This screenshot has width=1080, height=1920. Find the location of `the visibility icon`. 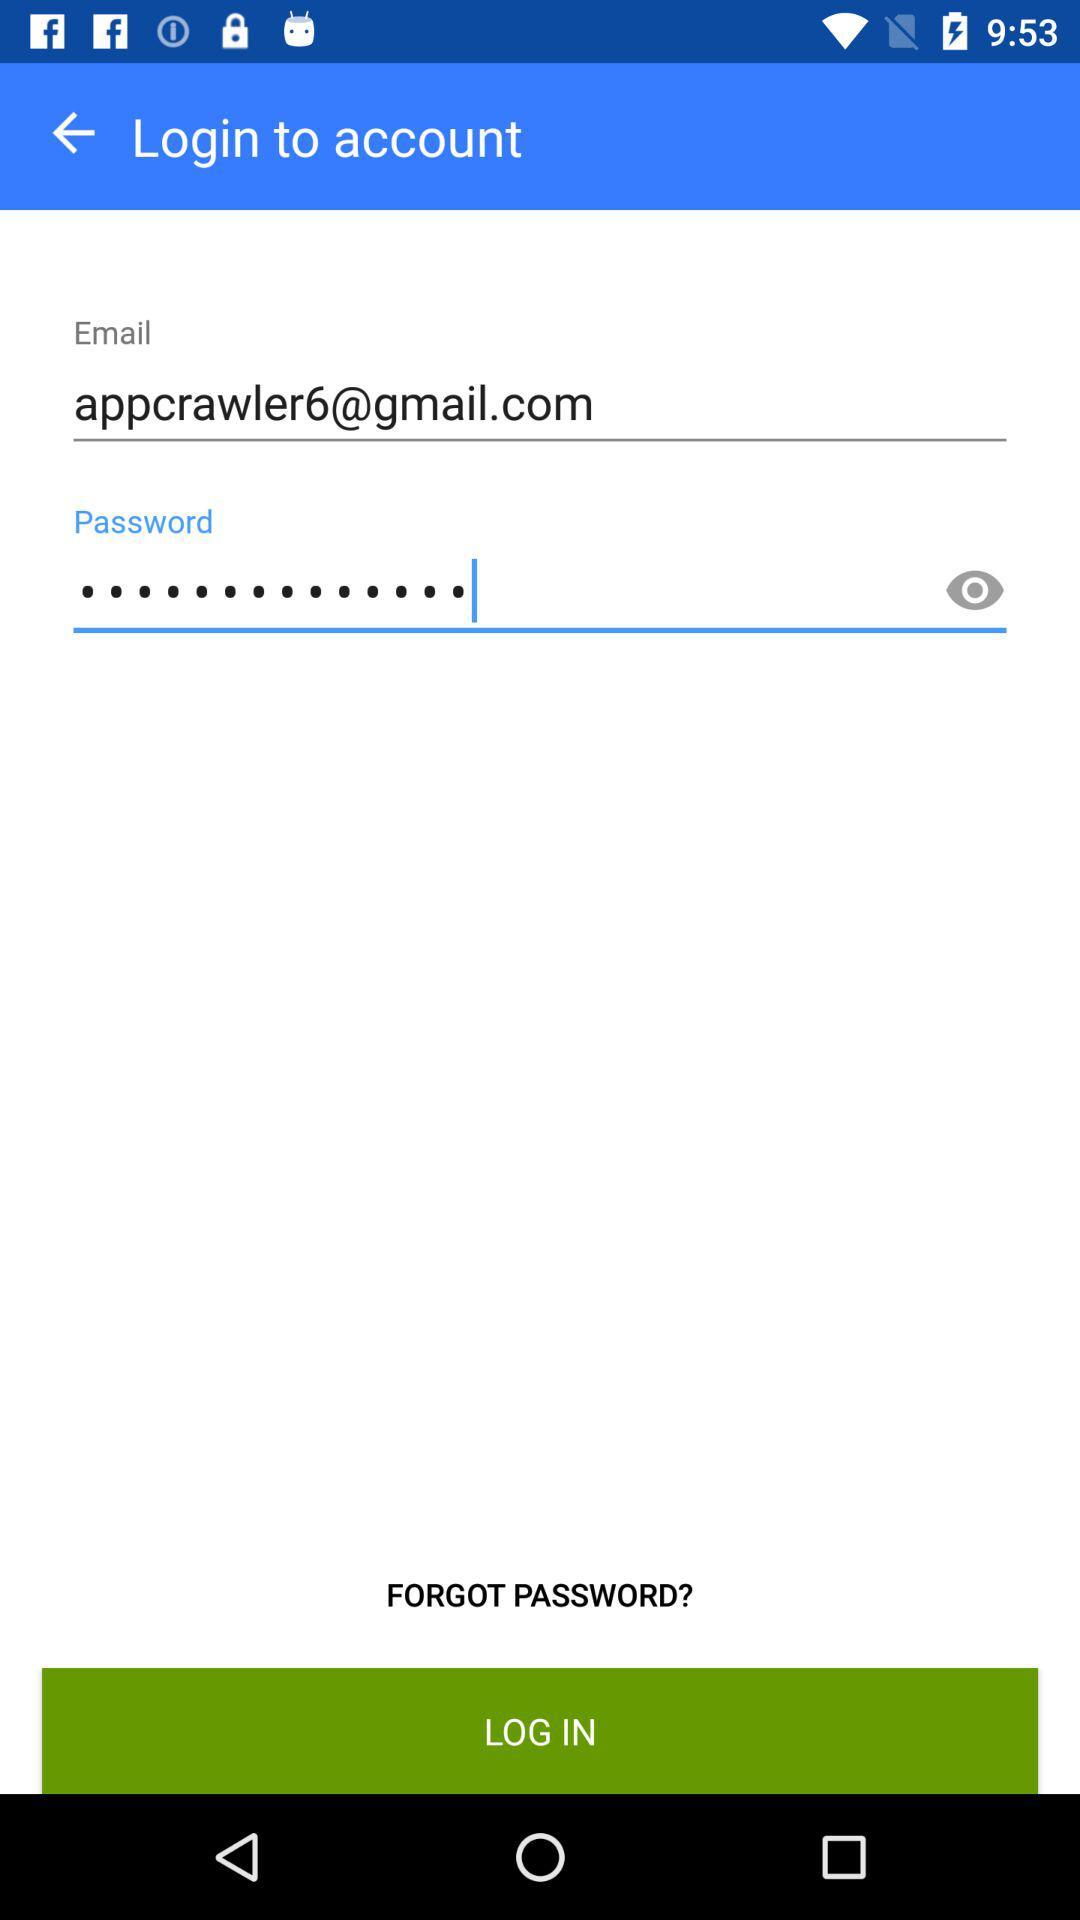

the visibility icon is located at coordinates (974, 590).